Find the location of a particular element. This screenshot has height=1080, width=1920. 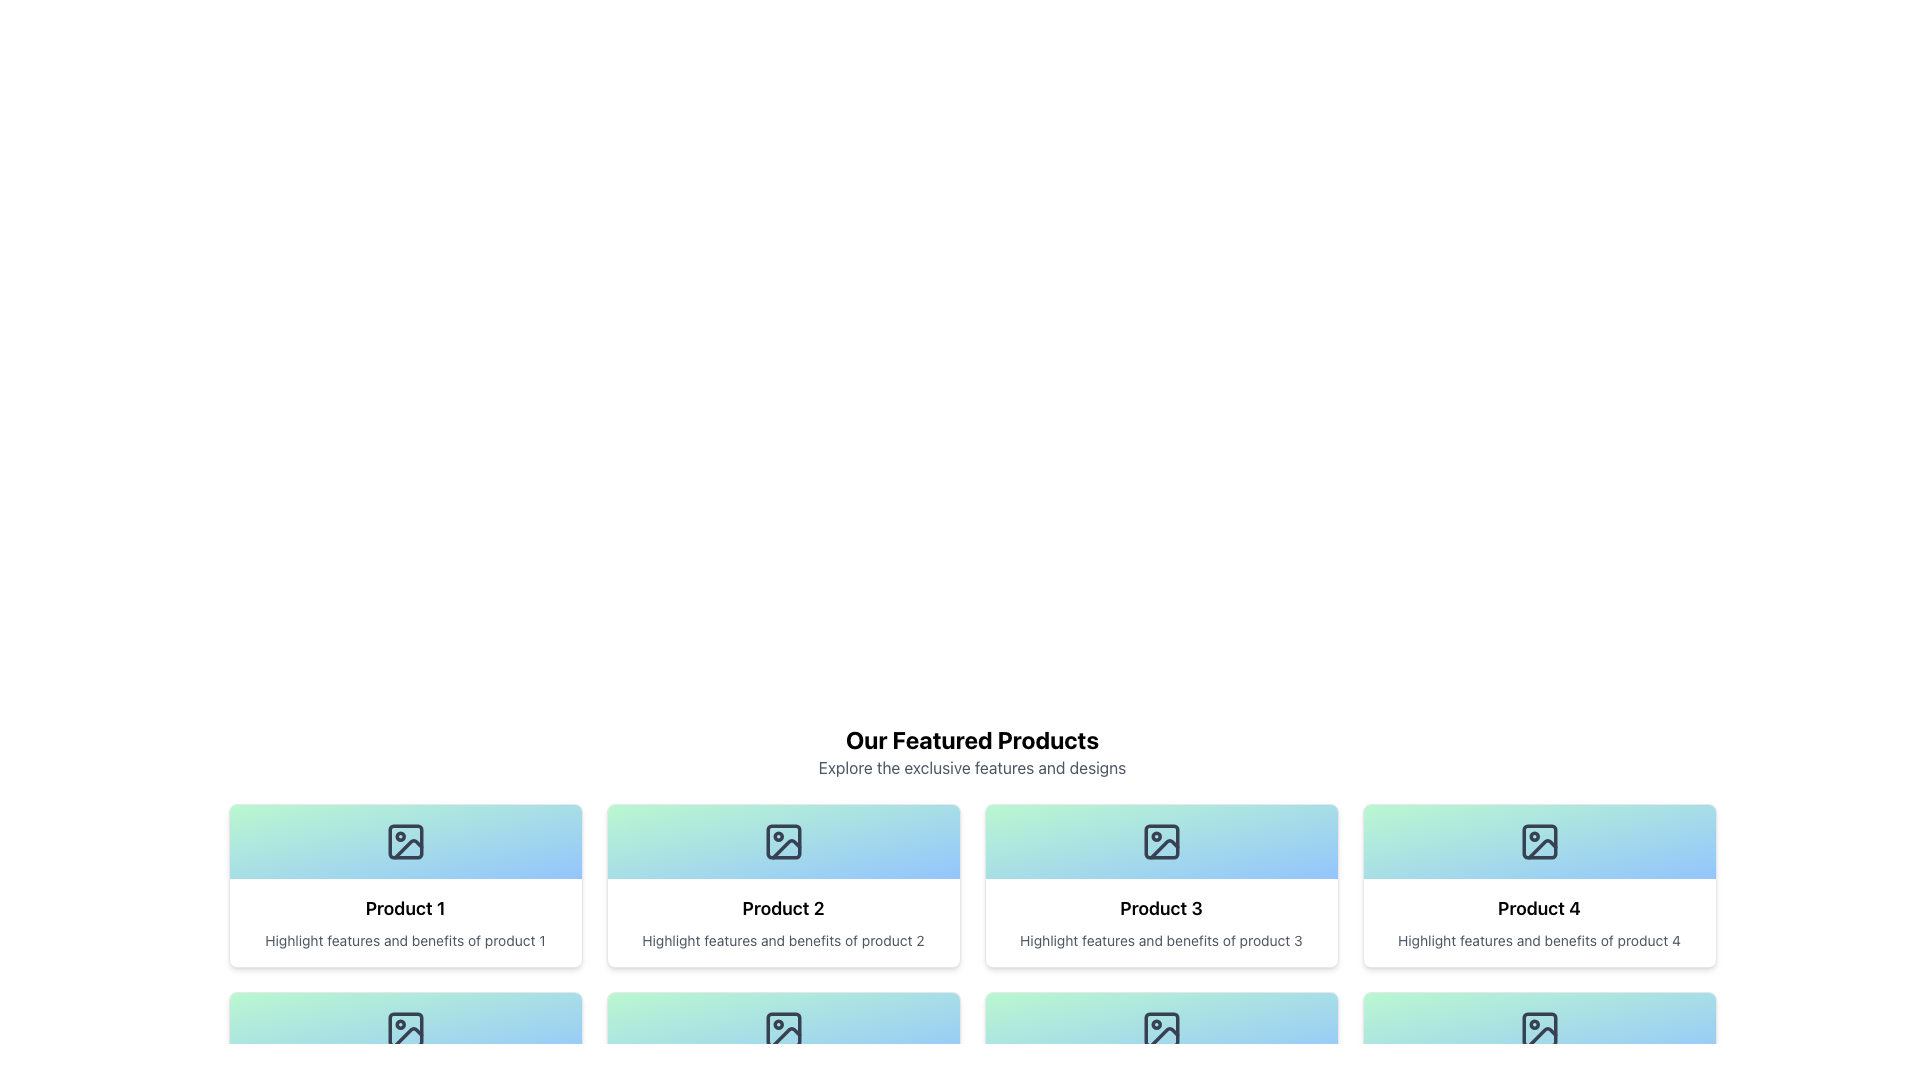

descriptive subtitle text for 'Product 4' located in the card at the top-right corner of the grid layout, positioned as the second line of text beneath the title 'Product 4' is located at coordinates (1538, 941).